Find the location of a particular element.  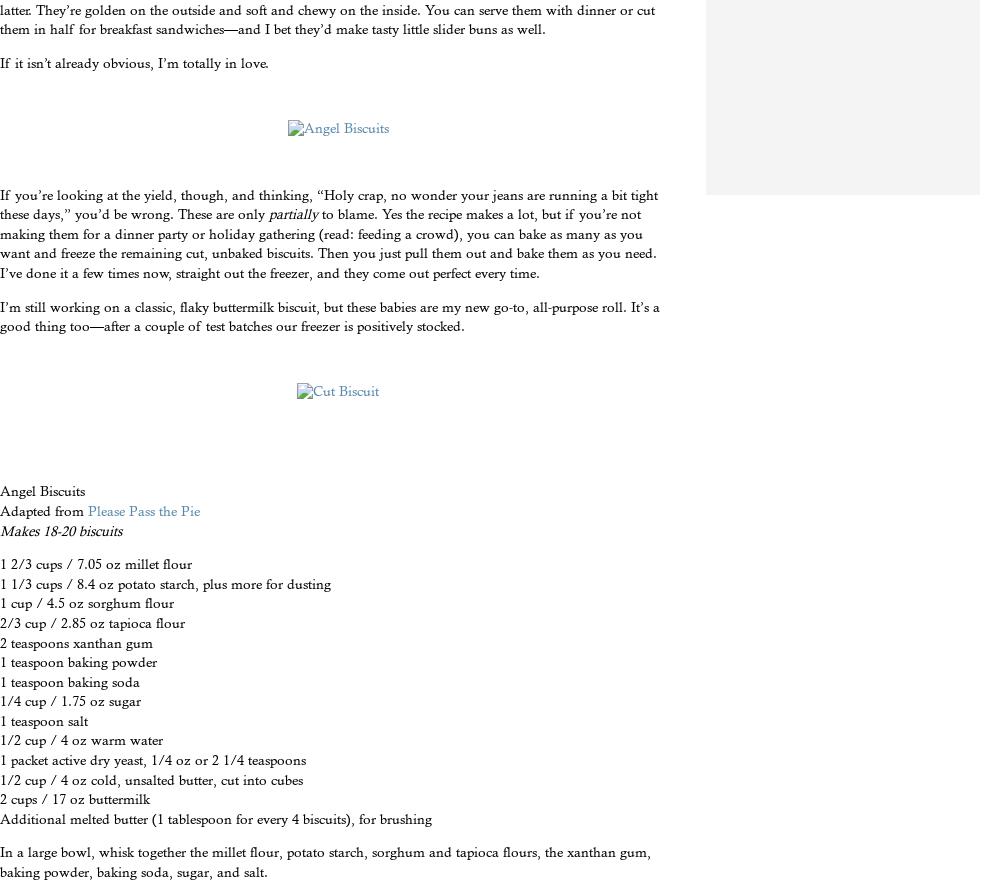

'If it isn’t already obvious, I’m totally in love.' is located at coordinates (0, 61).